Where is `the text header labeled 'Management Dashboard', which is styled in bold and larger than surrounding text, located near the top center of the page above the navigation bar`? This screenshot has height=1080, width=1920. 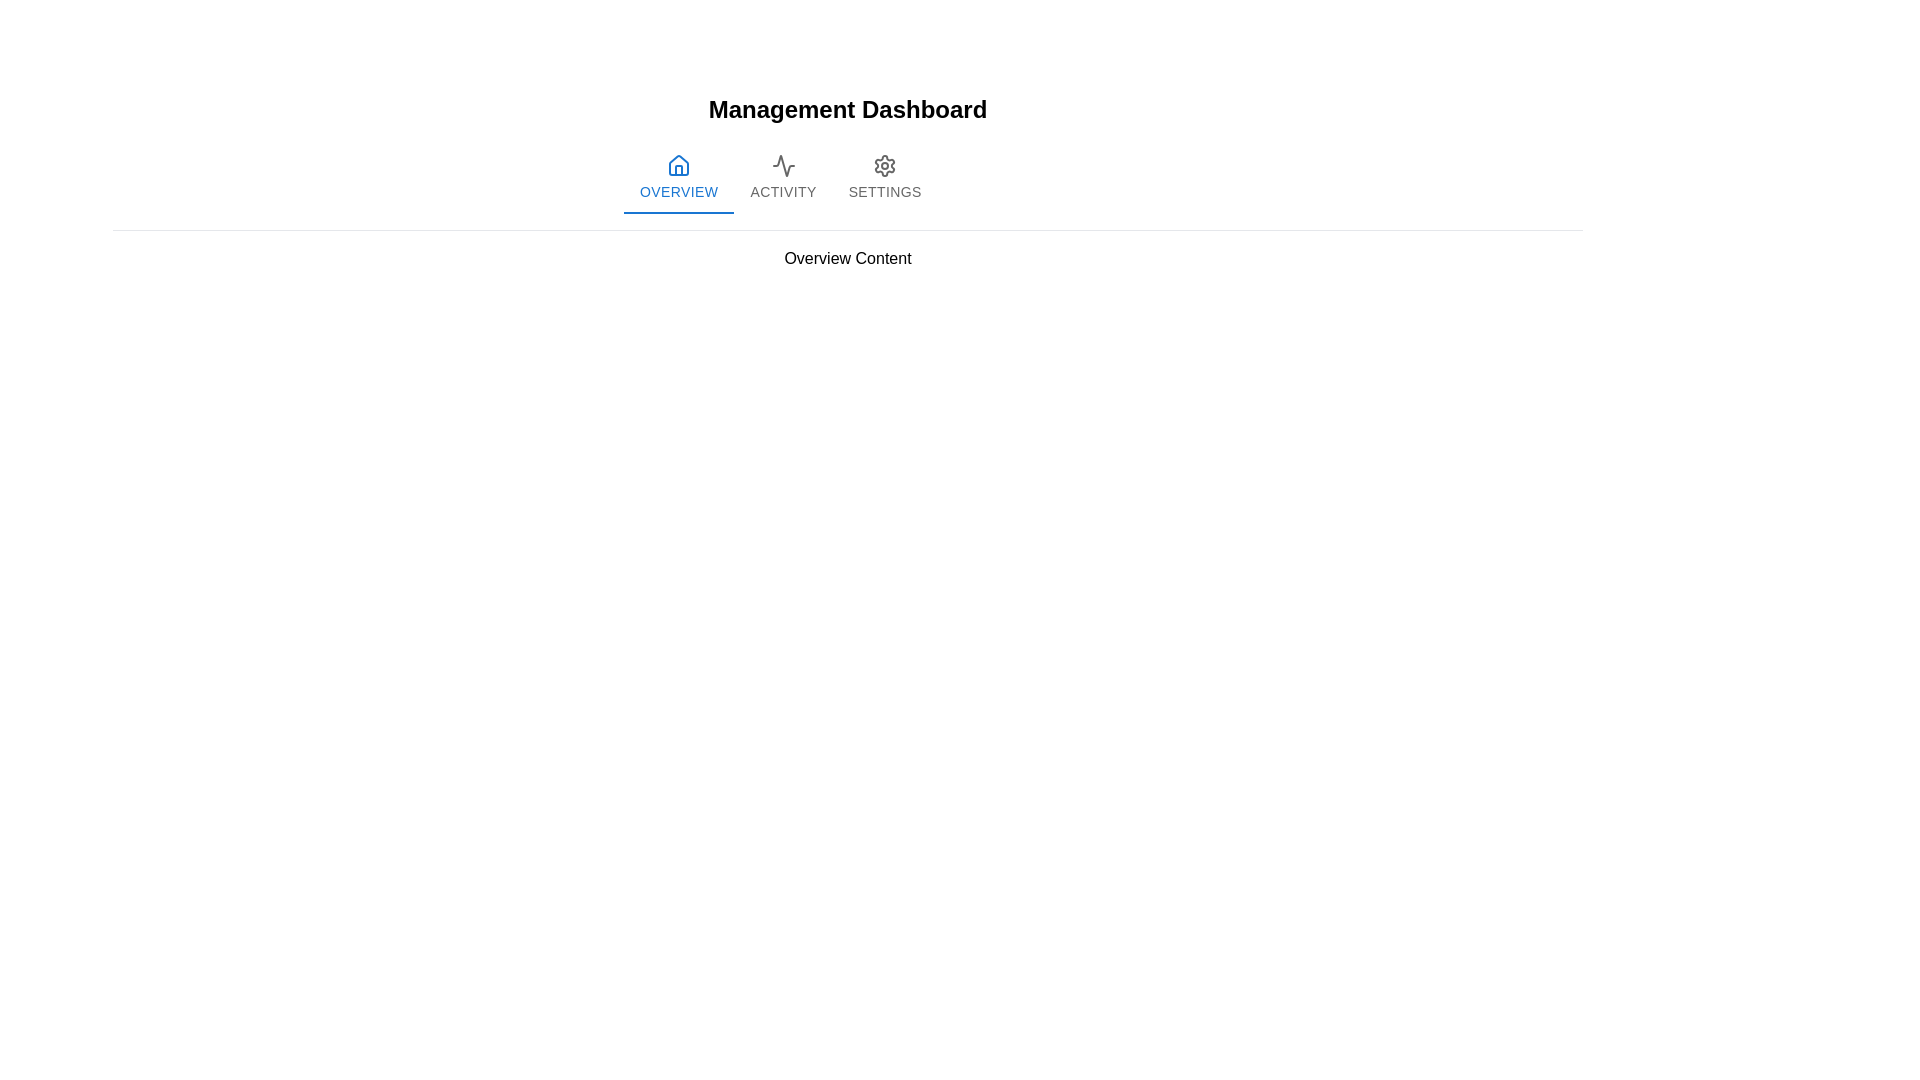
the text header labeled 'Management Dashboard', which is styled in bold and larger than surrounding text, located near the top center of the page above the navigation bar is located at coordinates (848, 110).